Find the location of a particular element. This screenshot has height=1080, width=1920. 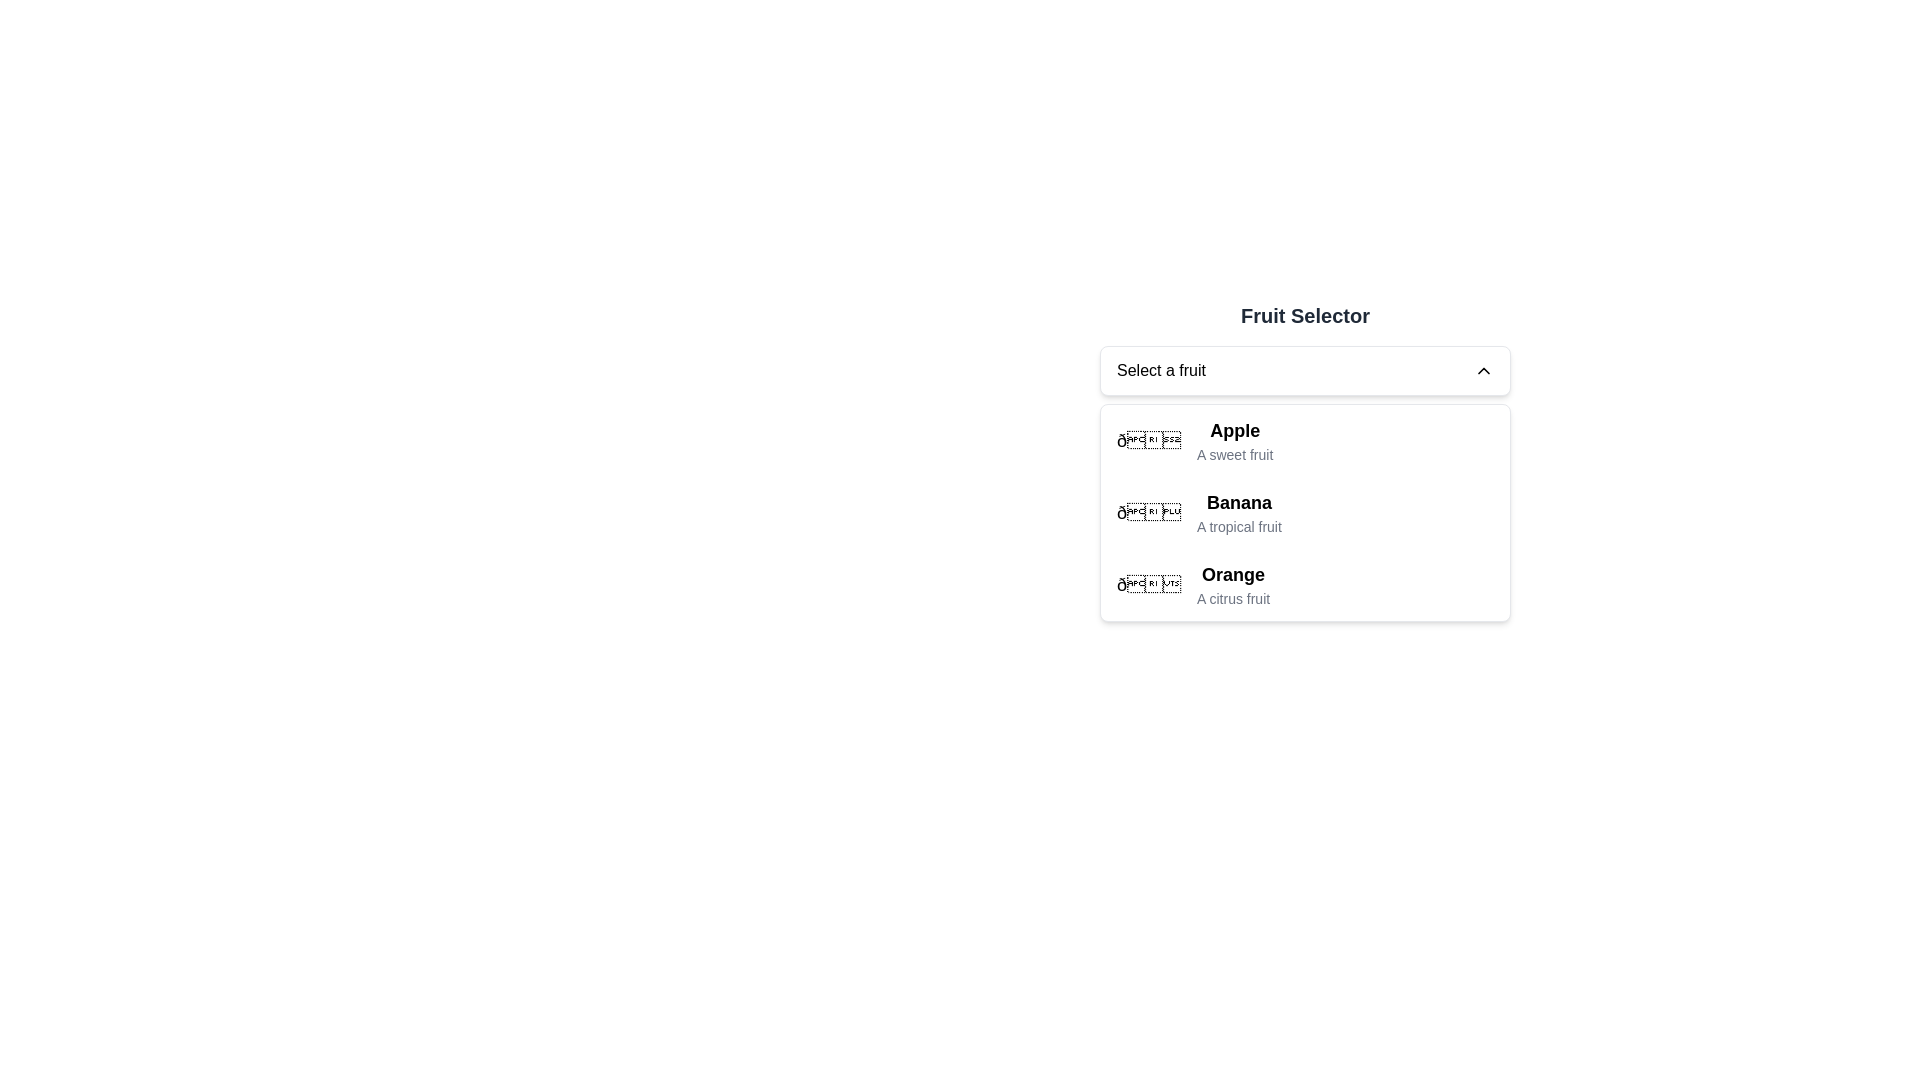

the list item representing the fruit 'Banana' in the dropdown menu titled 'Fruit Selector' is located at coordinates (1238, 512).